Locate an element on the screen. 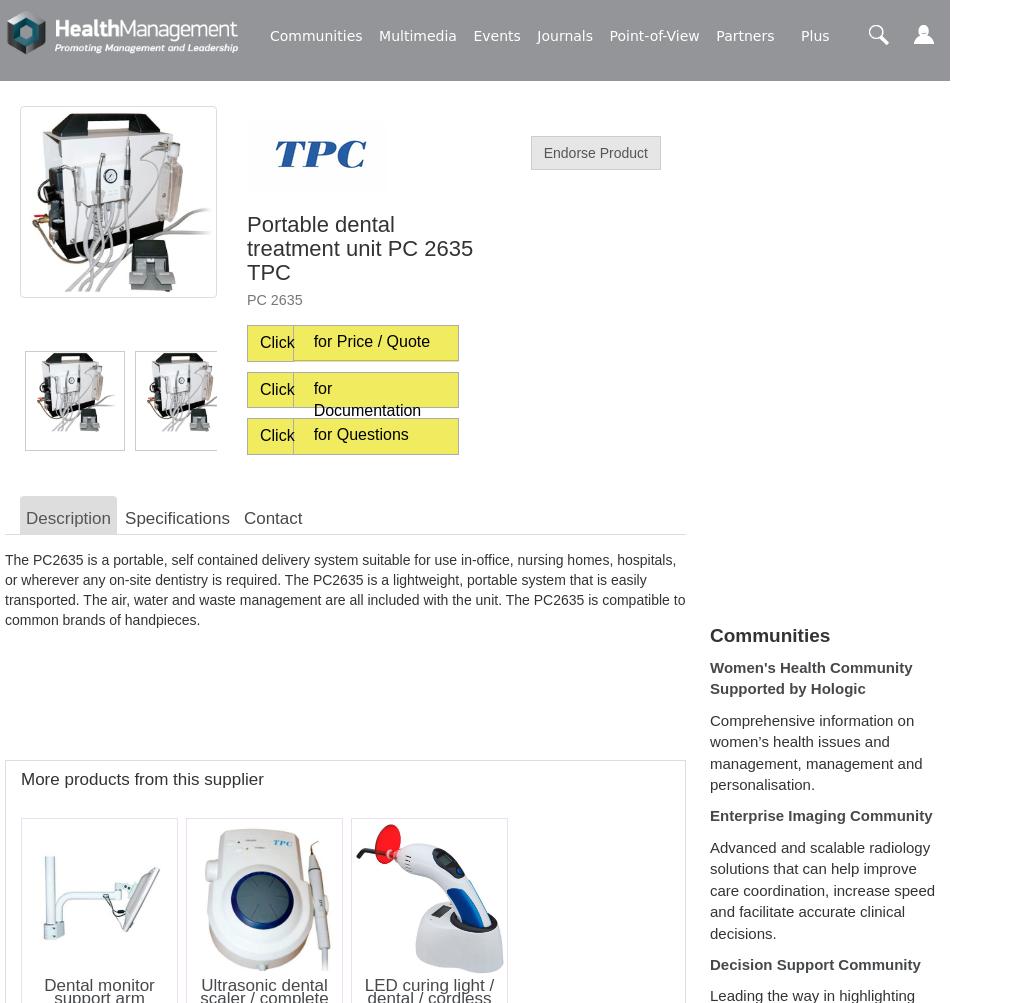  'for Price / Quote' is located at coordinates (371, 339).